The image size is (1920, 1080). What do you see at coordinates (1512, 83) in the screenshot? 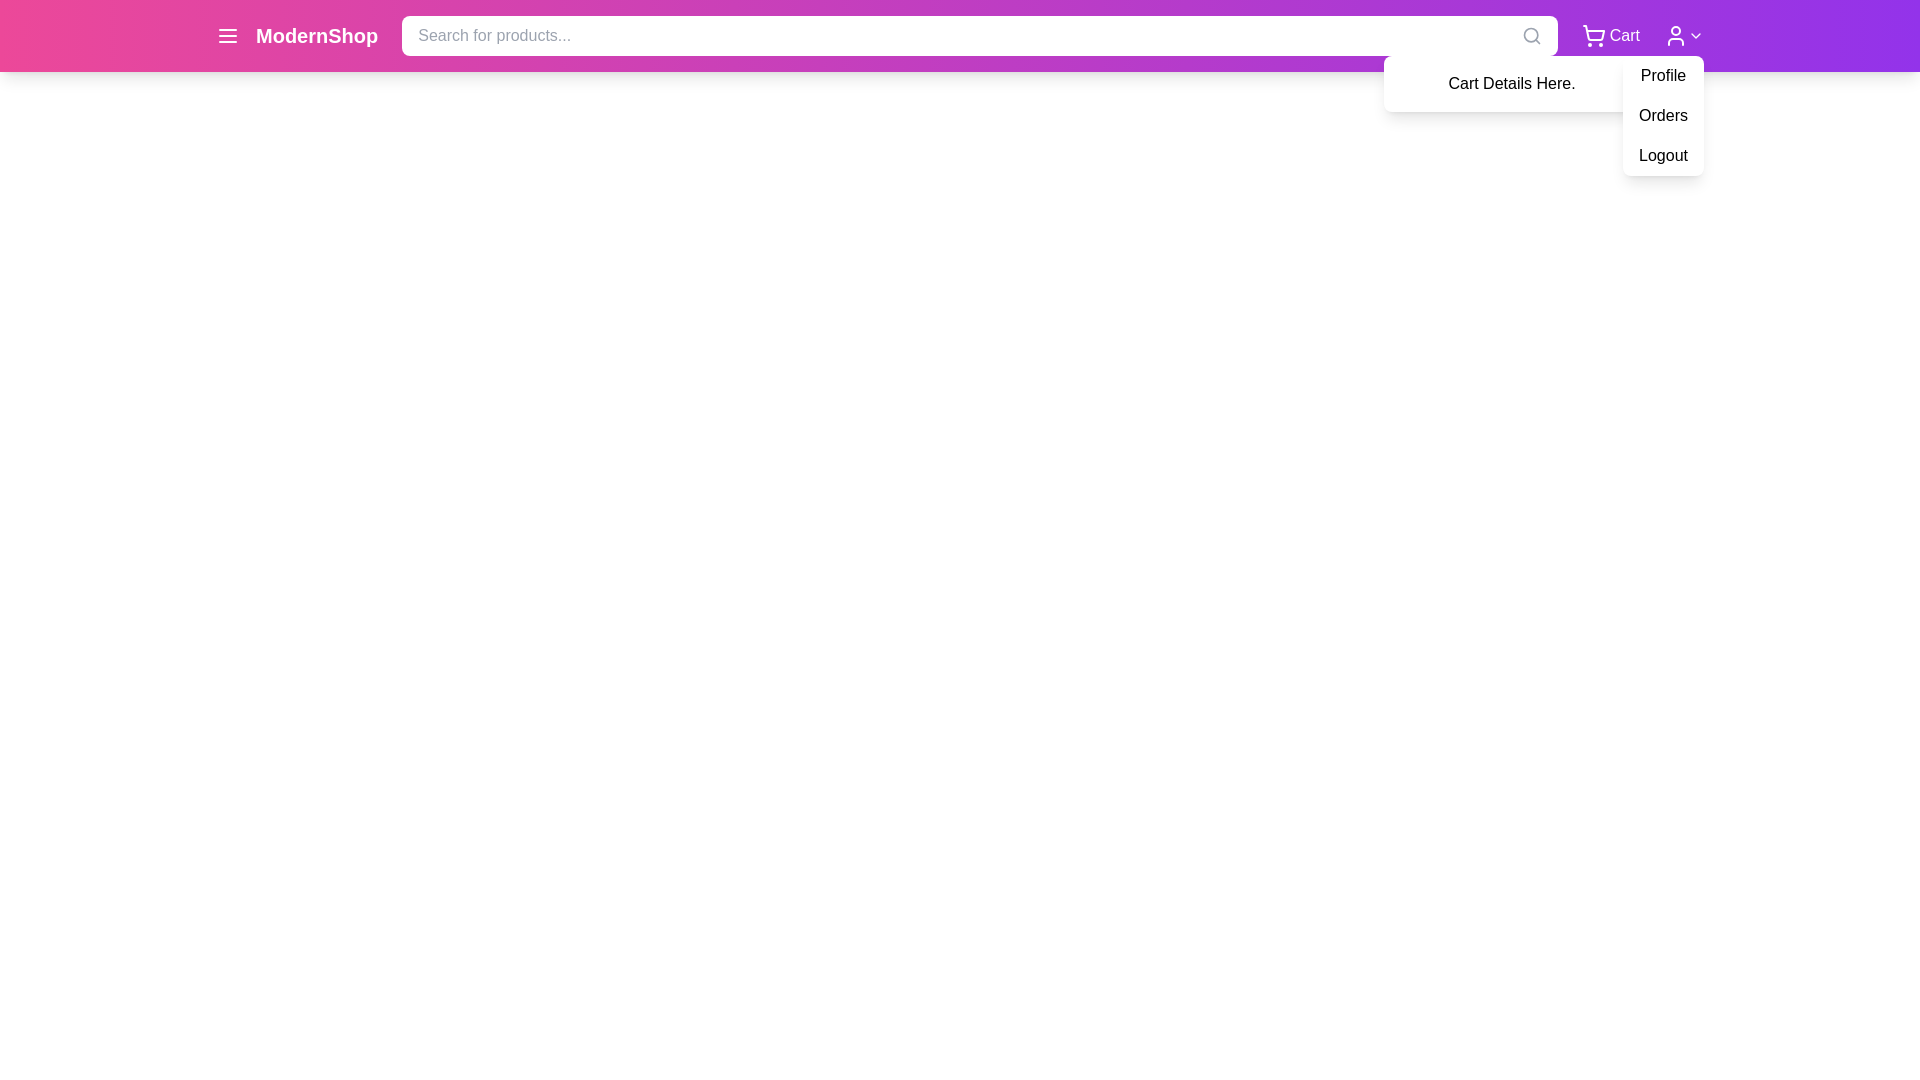
I see `the pop-up styled panel with a white background and the text 'Cart Details Here.'` at bounding box center [1512, 83].